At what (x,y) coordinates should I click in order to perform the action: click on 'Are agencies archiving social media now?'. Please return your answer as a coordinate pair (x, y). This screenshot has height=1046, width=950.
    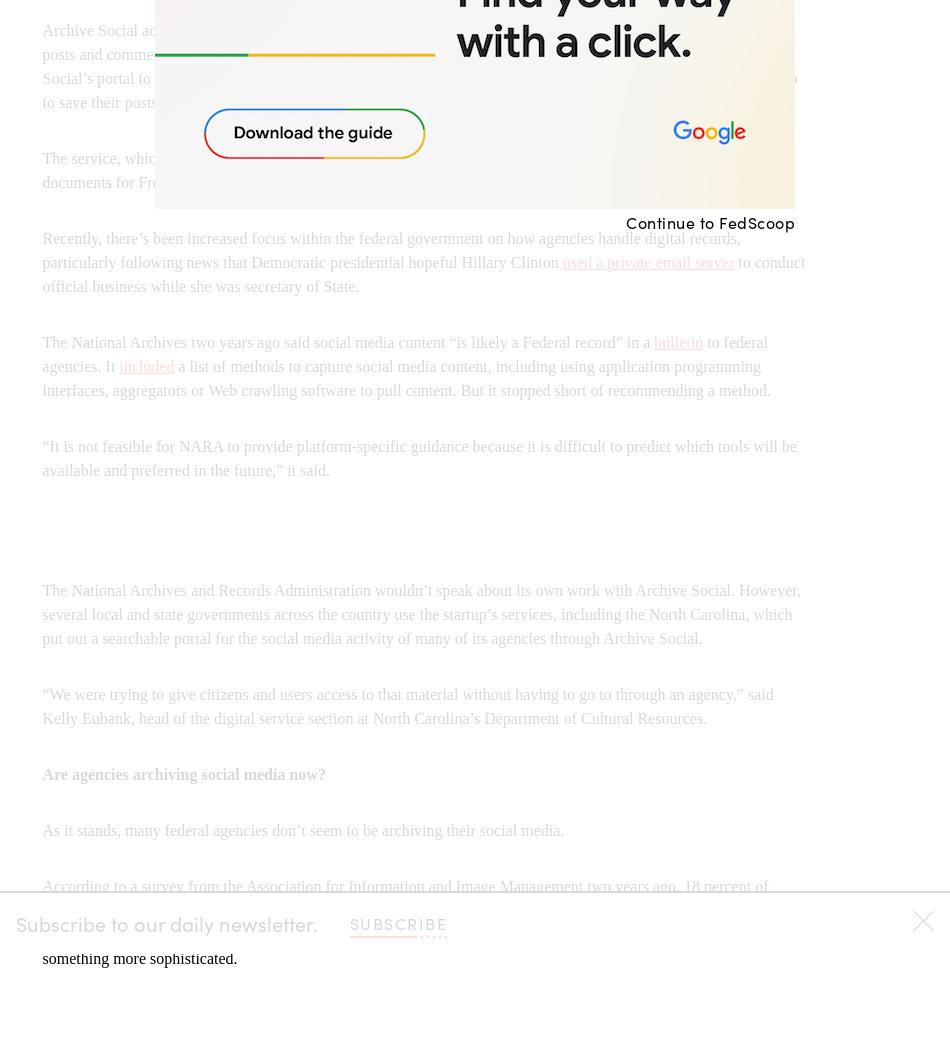
    Looking at the image, I should click on (183, 773).